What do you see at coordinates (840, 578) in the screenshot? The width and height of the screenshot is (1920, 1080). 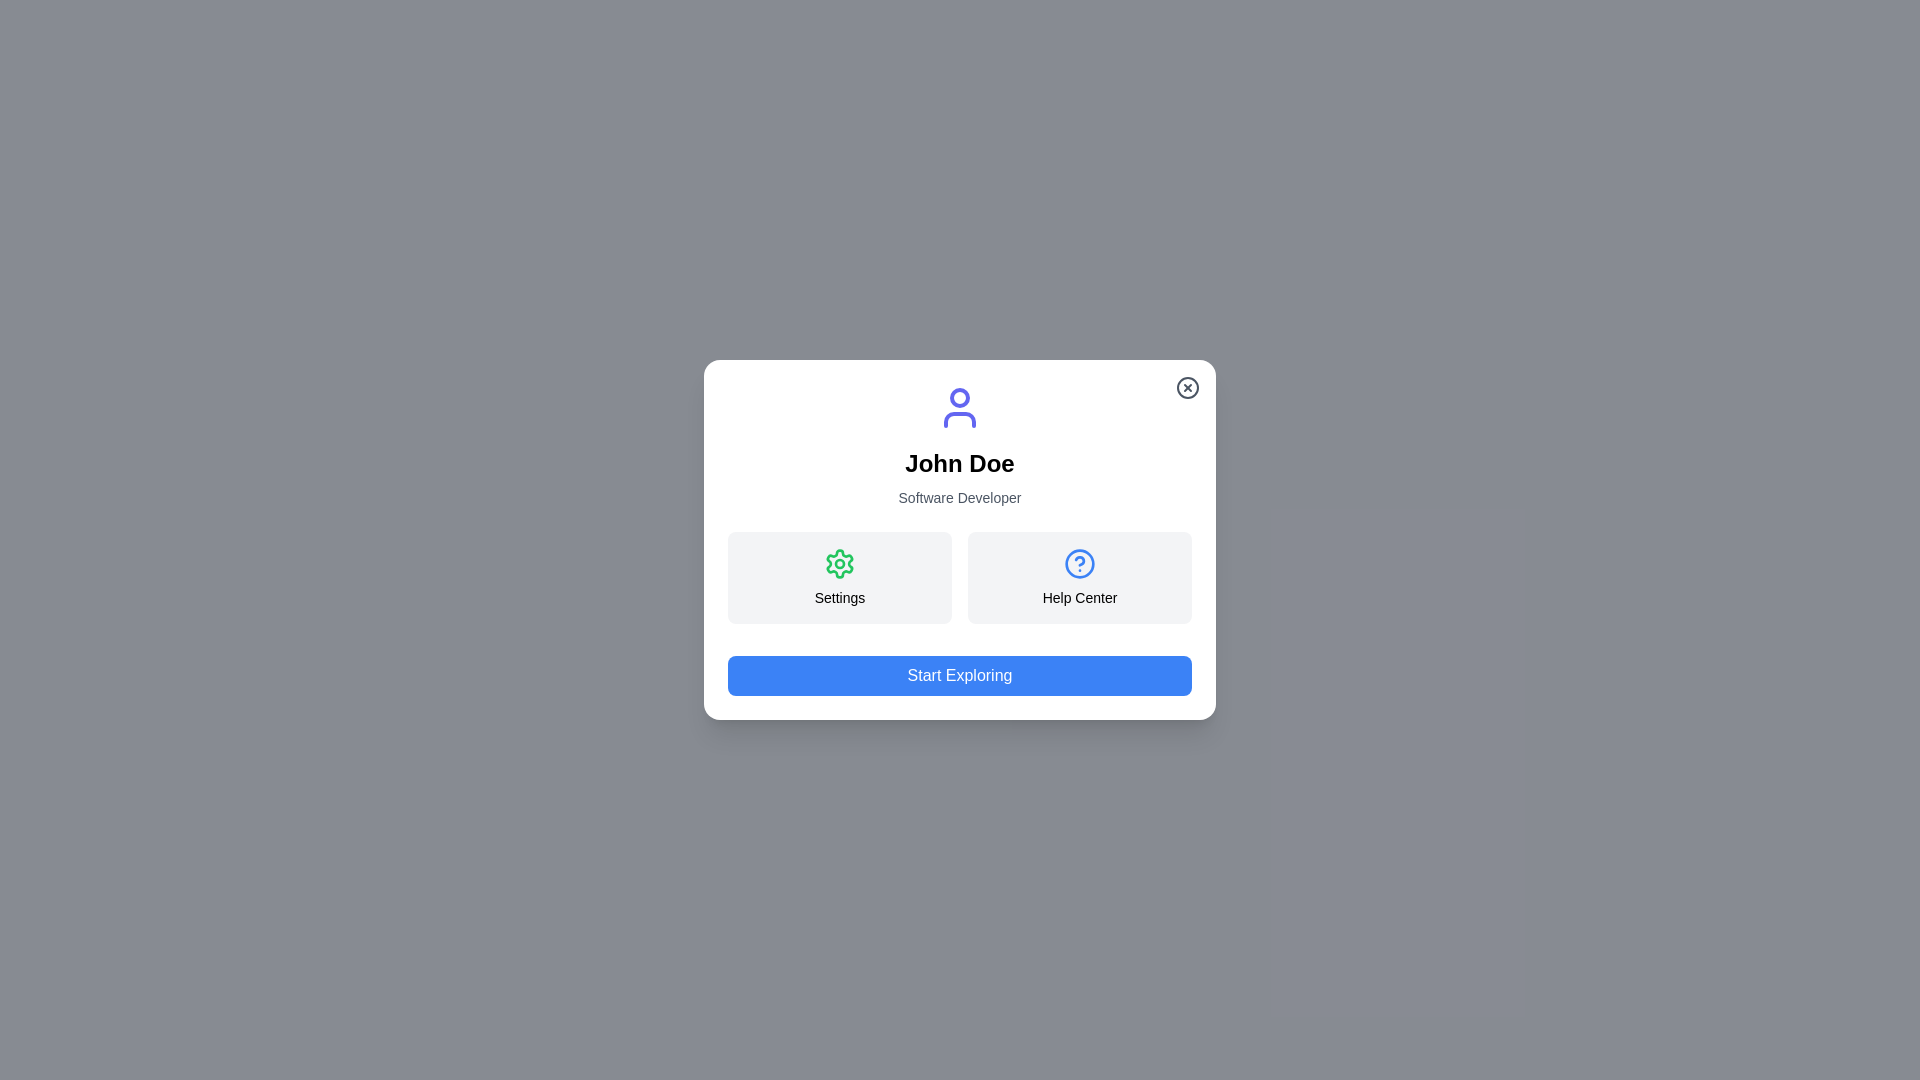 I see `the 'Settings' button with a green gear icon and text label in a modal window` at bounding box center [840, 578].